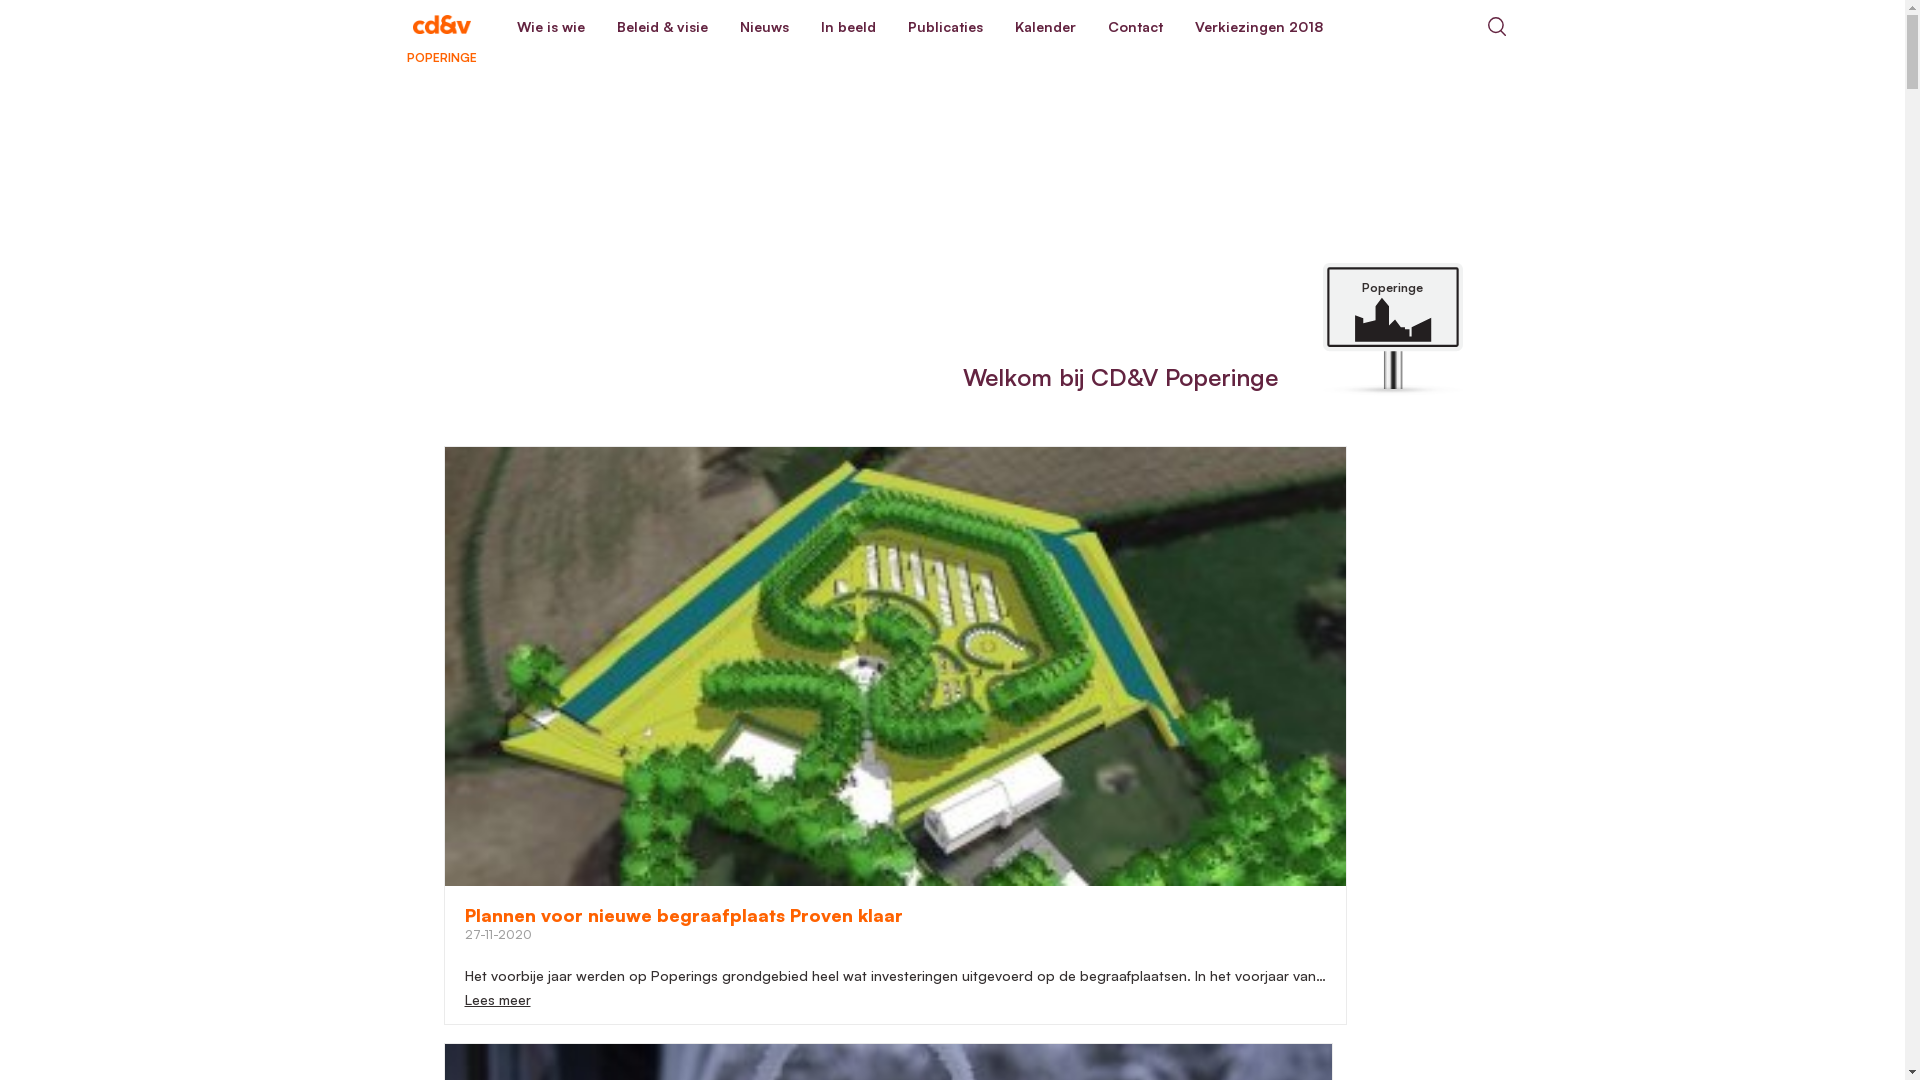 This screenshot has width=1920, height=1080. I want to click on 'Publicaties', so click(944, 27).